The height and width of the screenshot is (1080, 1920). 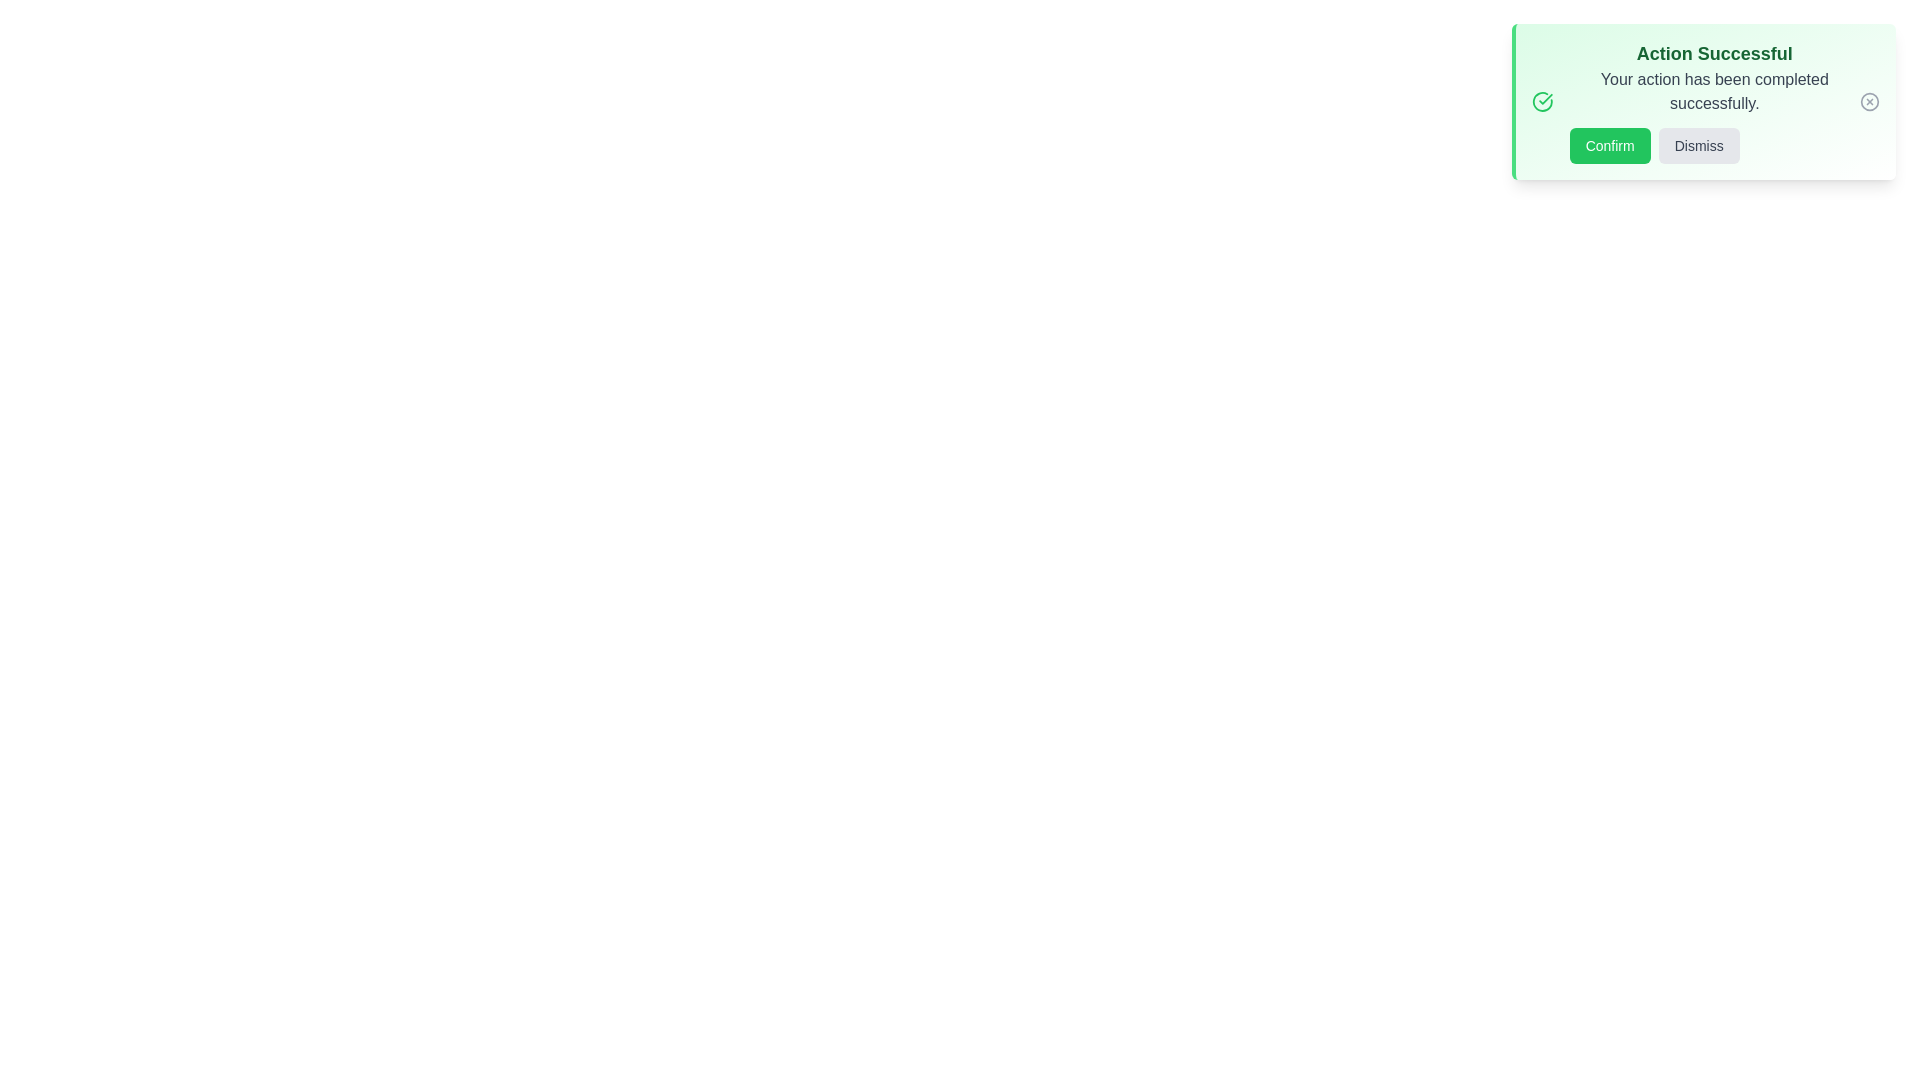 What do you see at coordinates (1698, 145) in the screenshot?
I see `the 'Dismiss' button to hide the alert` at bounding box center [1698, 145].